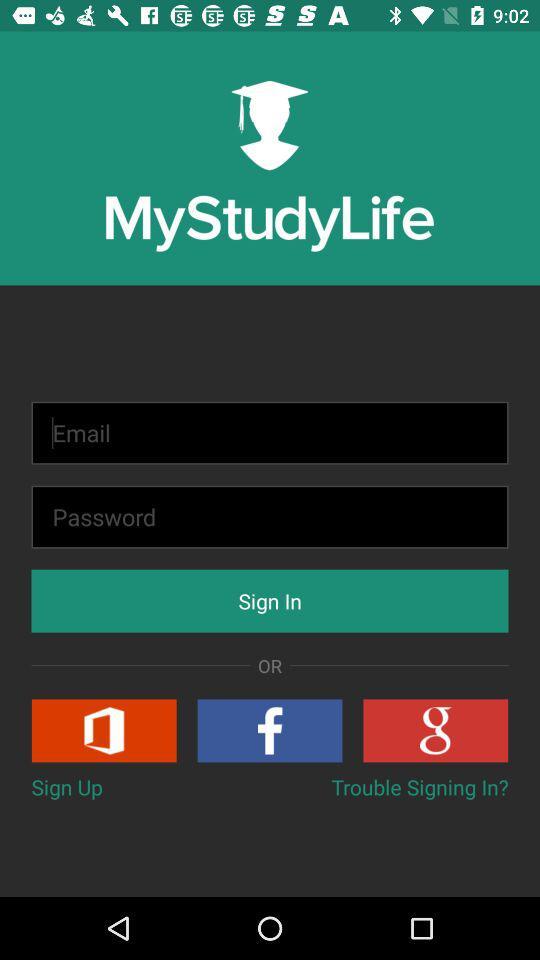  I want to click on log in using facebook account, so click(270, 729).